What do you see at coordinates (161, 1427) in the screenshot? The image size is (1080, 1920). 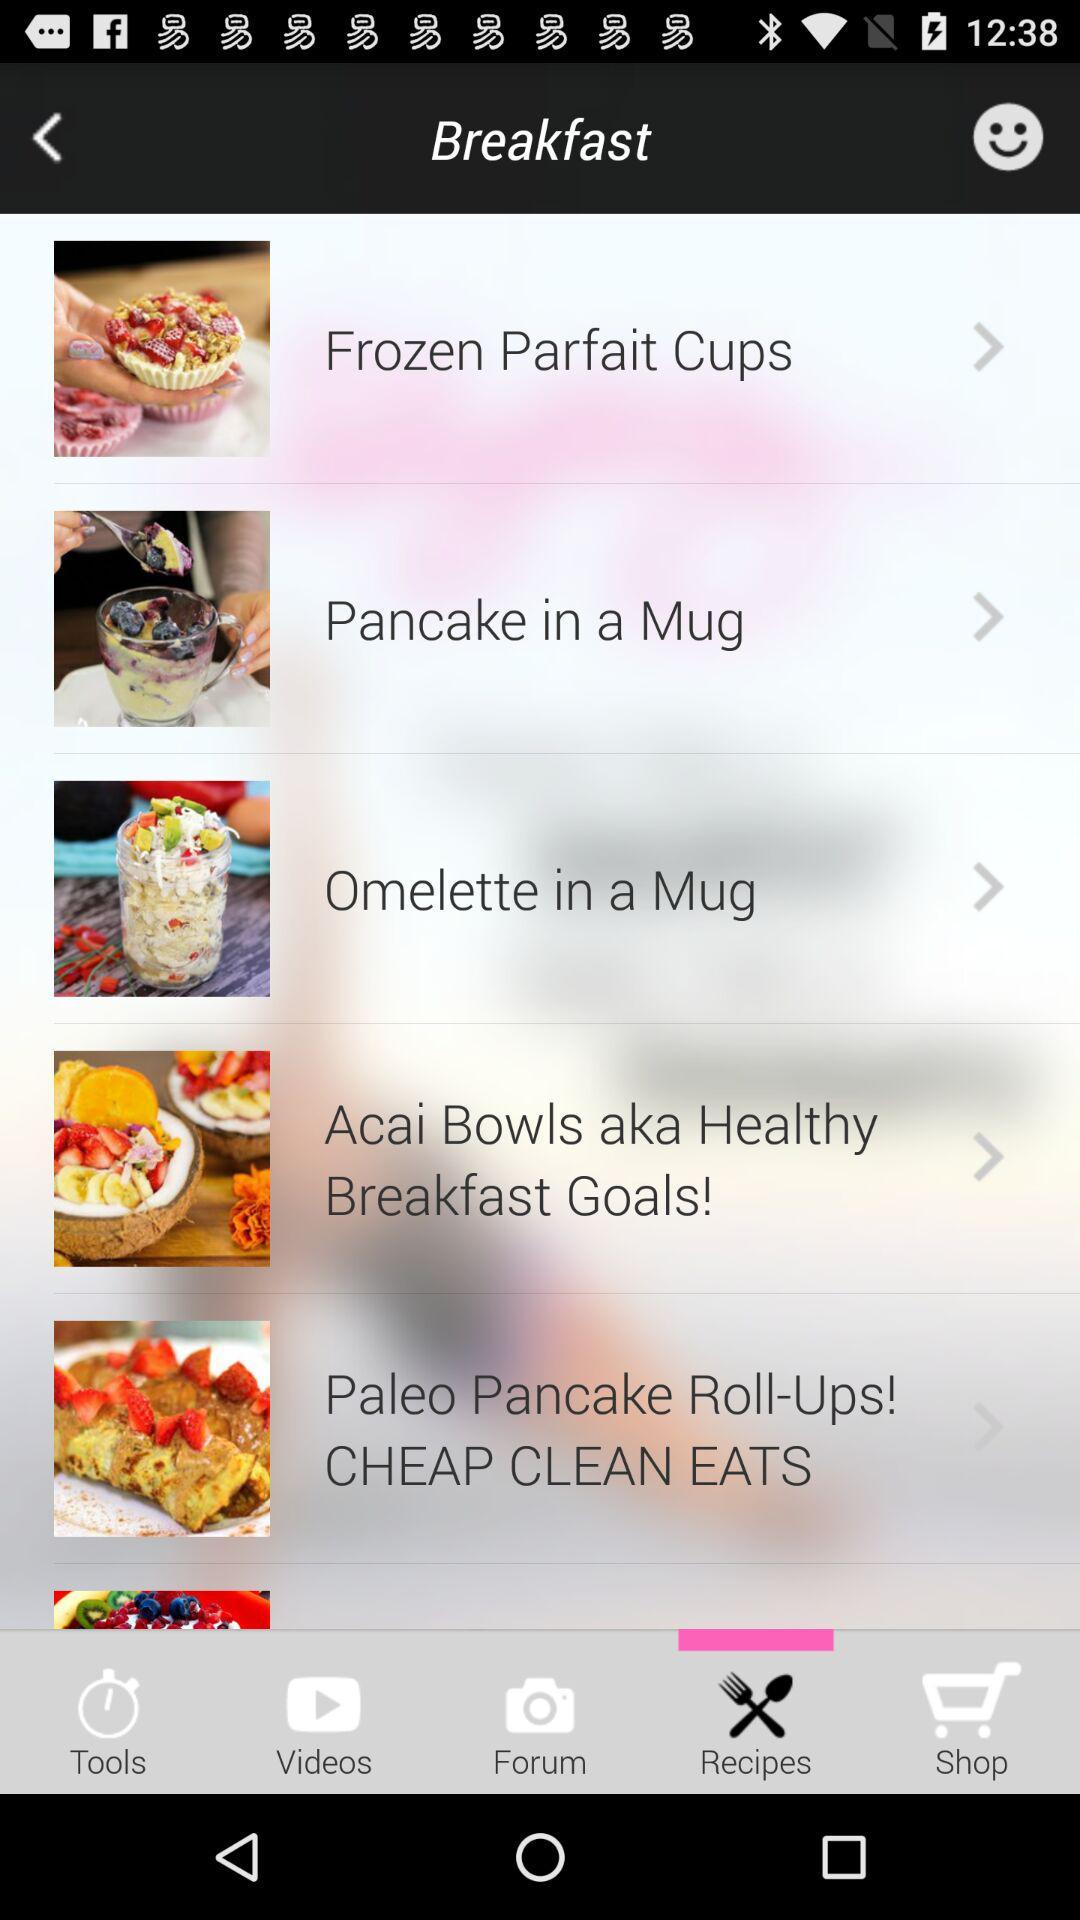 I see `the app next to paleo pancake roll item` at bounding box center [161, 1427].